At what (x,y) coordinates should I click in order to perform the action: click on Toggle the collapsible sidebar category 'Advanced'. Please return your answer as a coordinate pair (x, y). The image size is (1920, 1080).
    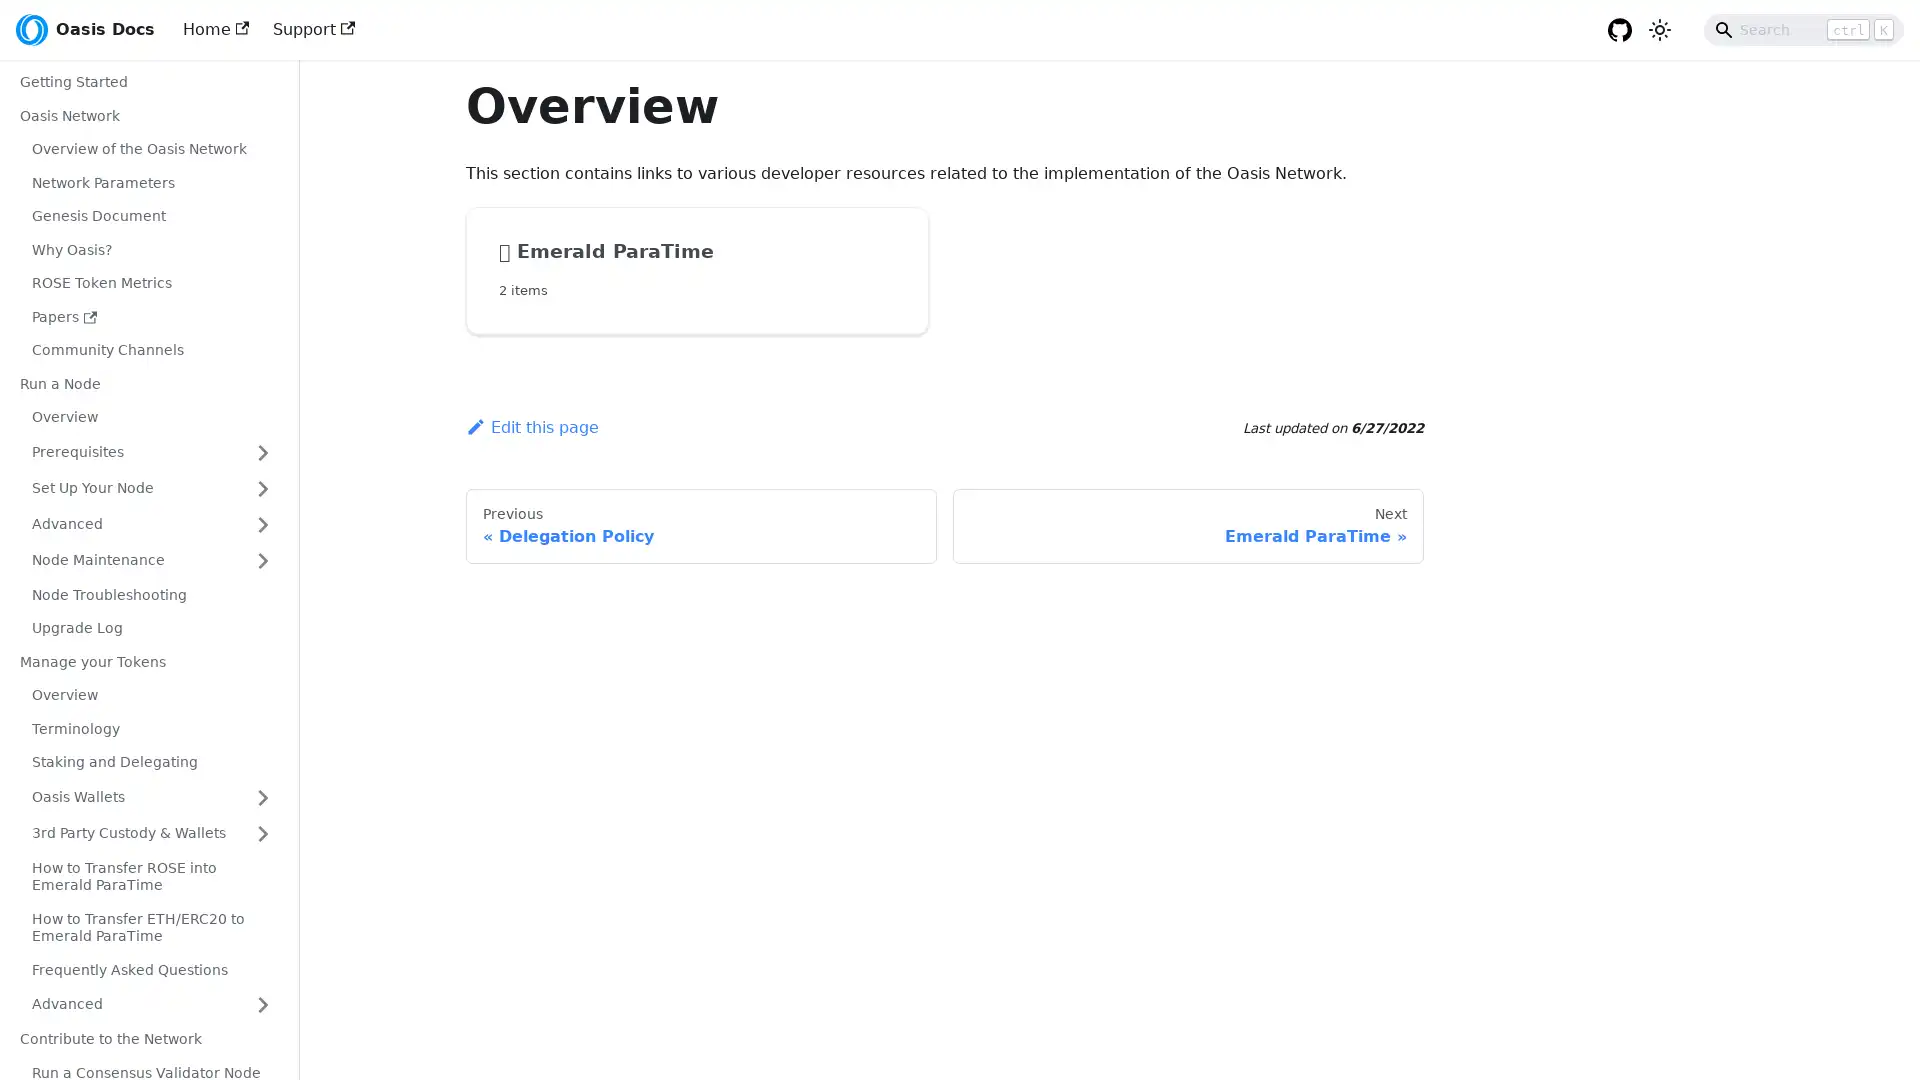
    Looking at the image, I should click on (262, 1005).